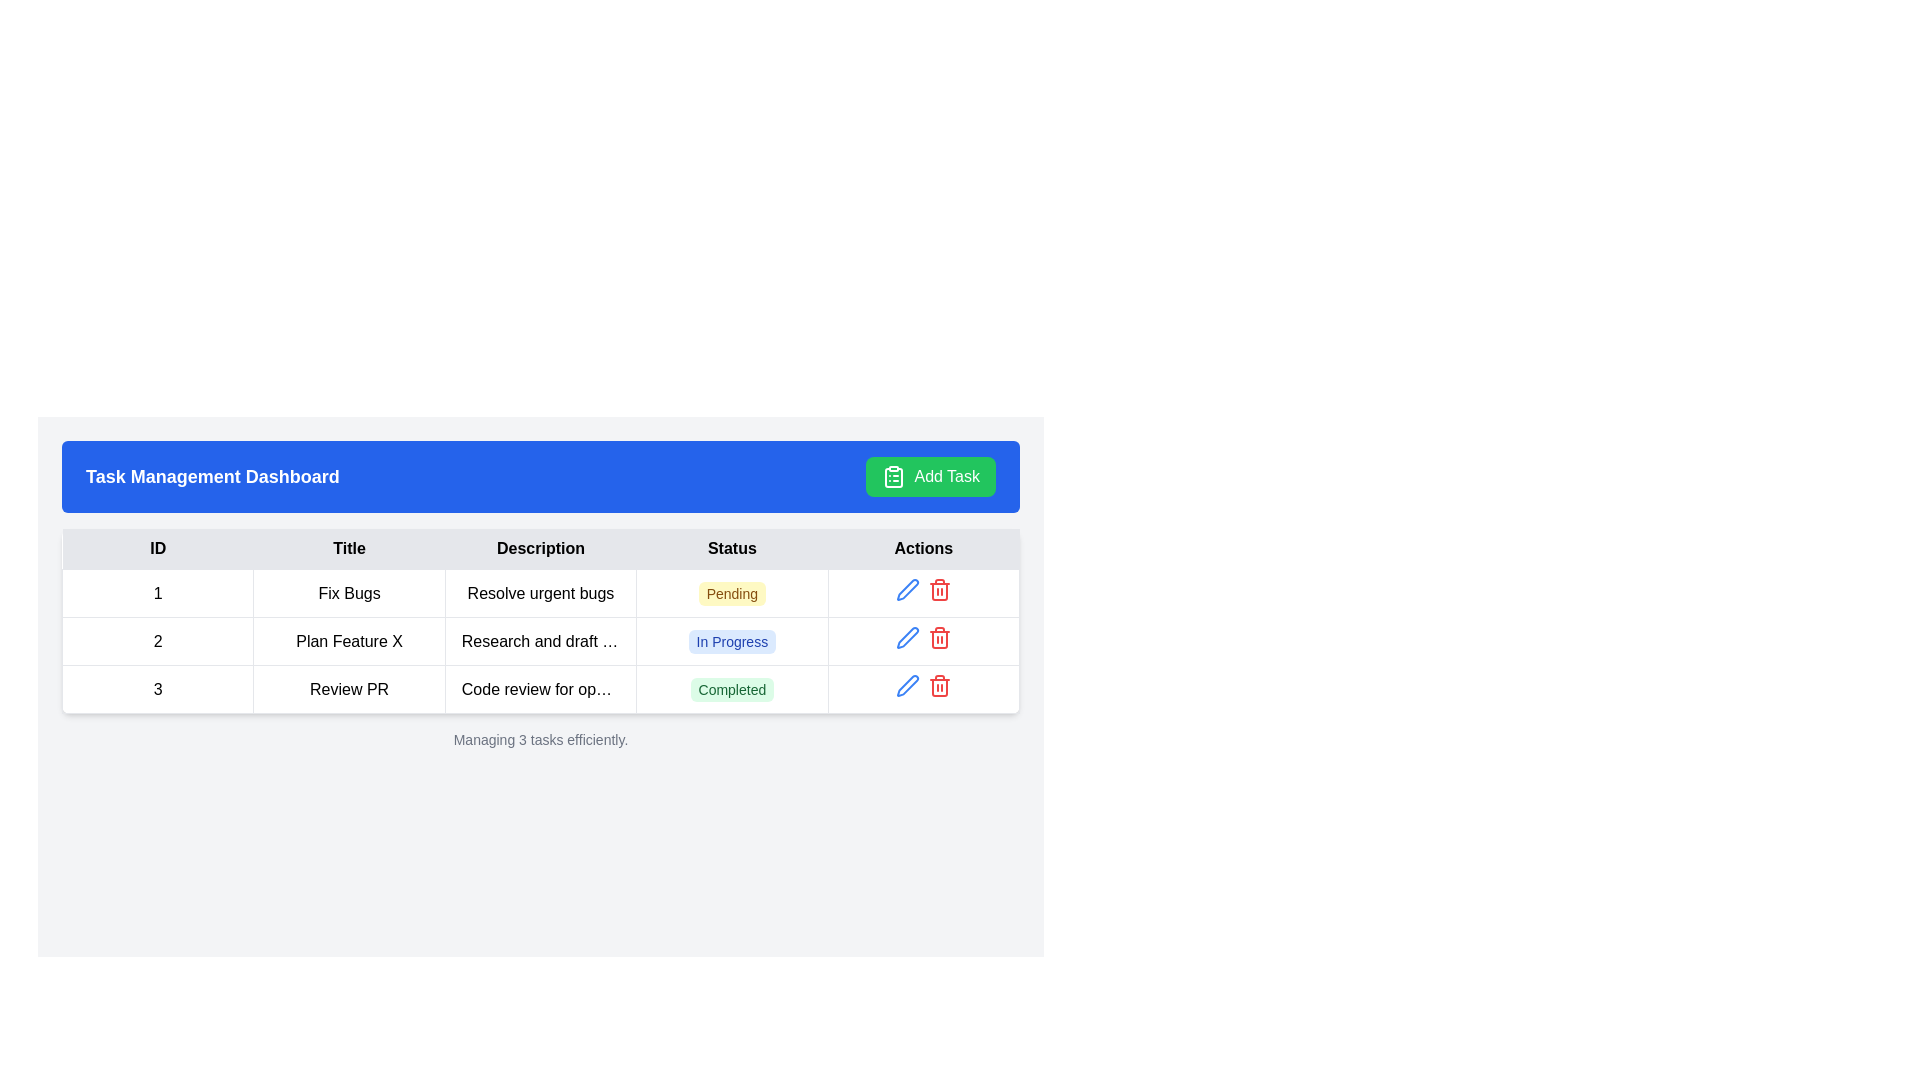 The width and height of the screenshot is (1920, 1080). What do you see at coordinates (731, 549) in the screenshot?
I see `the 'Status' label, which is the fourth column header in a table structure, displaying bold black text on a white background` at bounding box center [731, 549].